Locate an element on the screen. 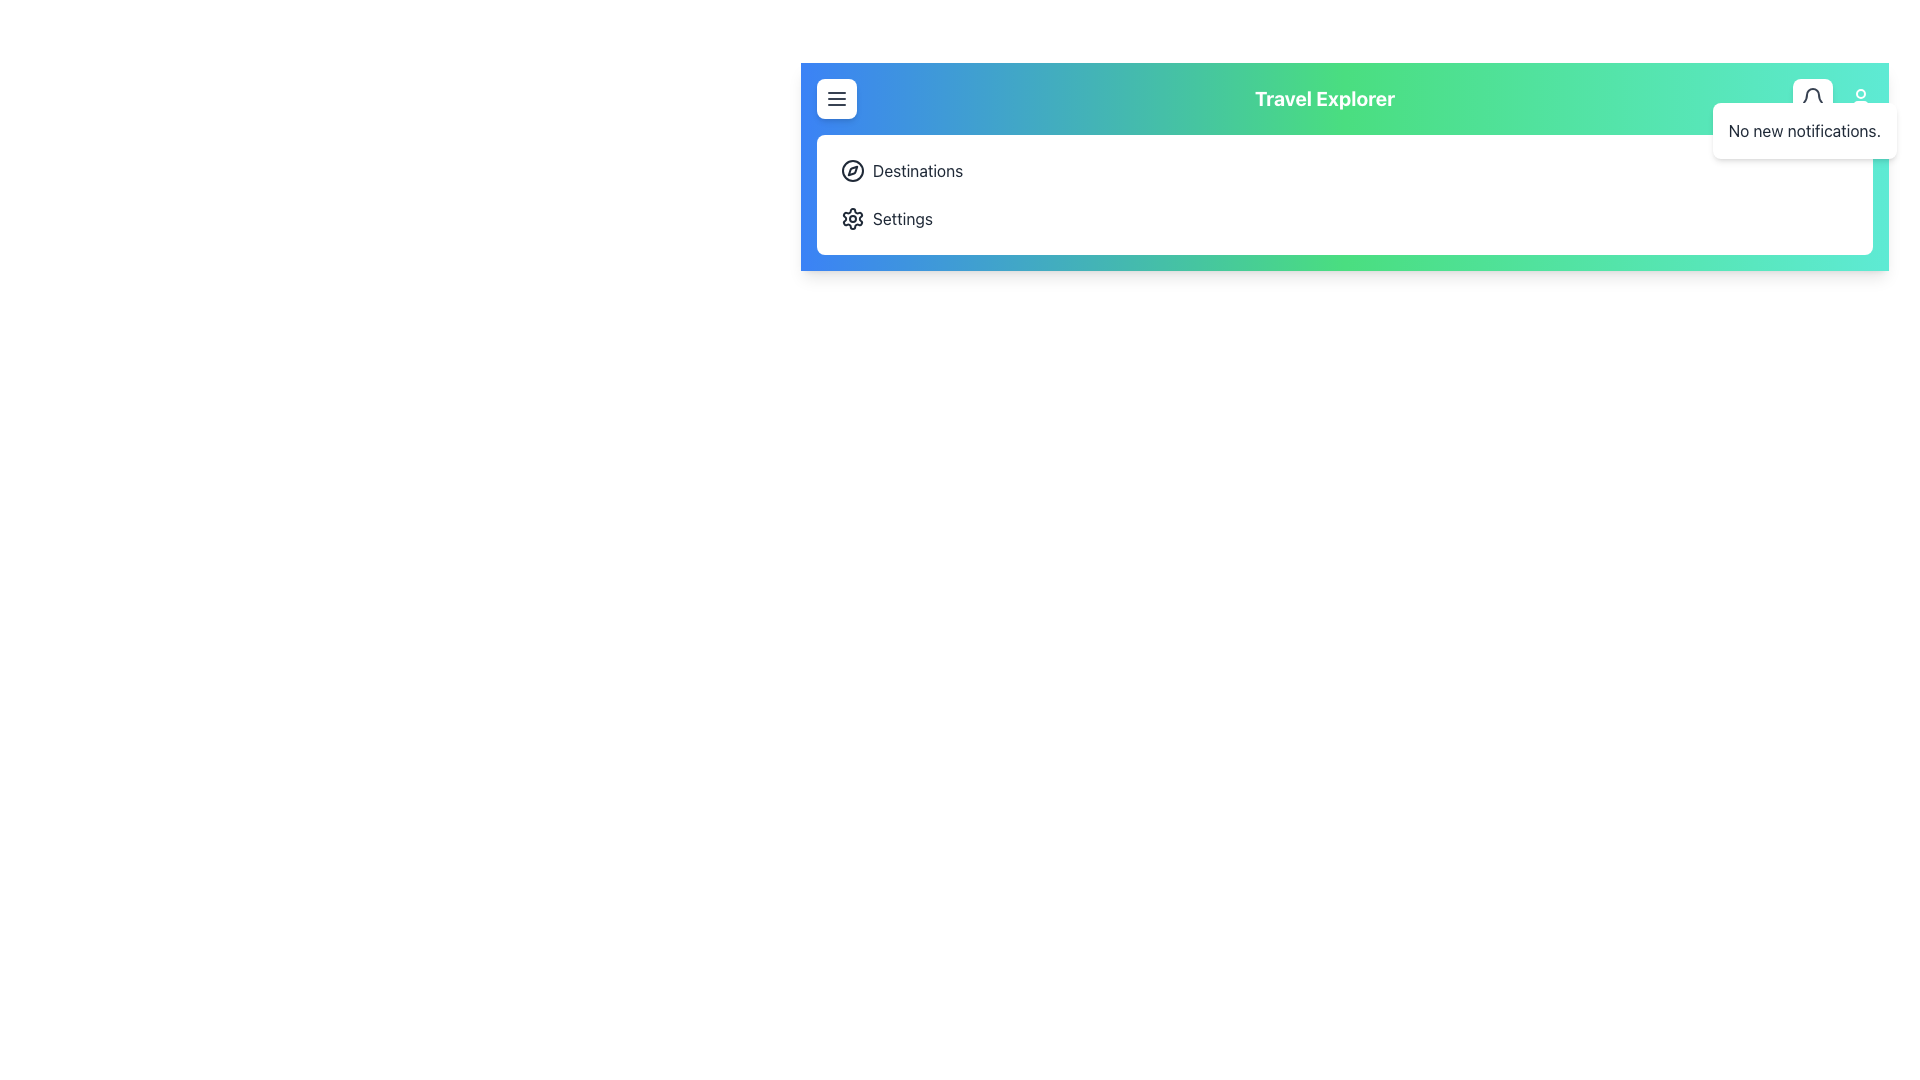 Image resolution: width=1920 pixels, height=1080 pixels. the user profile icon located in the Icon group at the top-right corner of the interface is located at coordinates (1833, 99).